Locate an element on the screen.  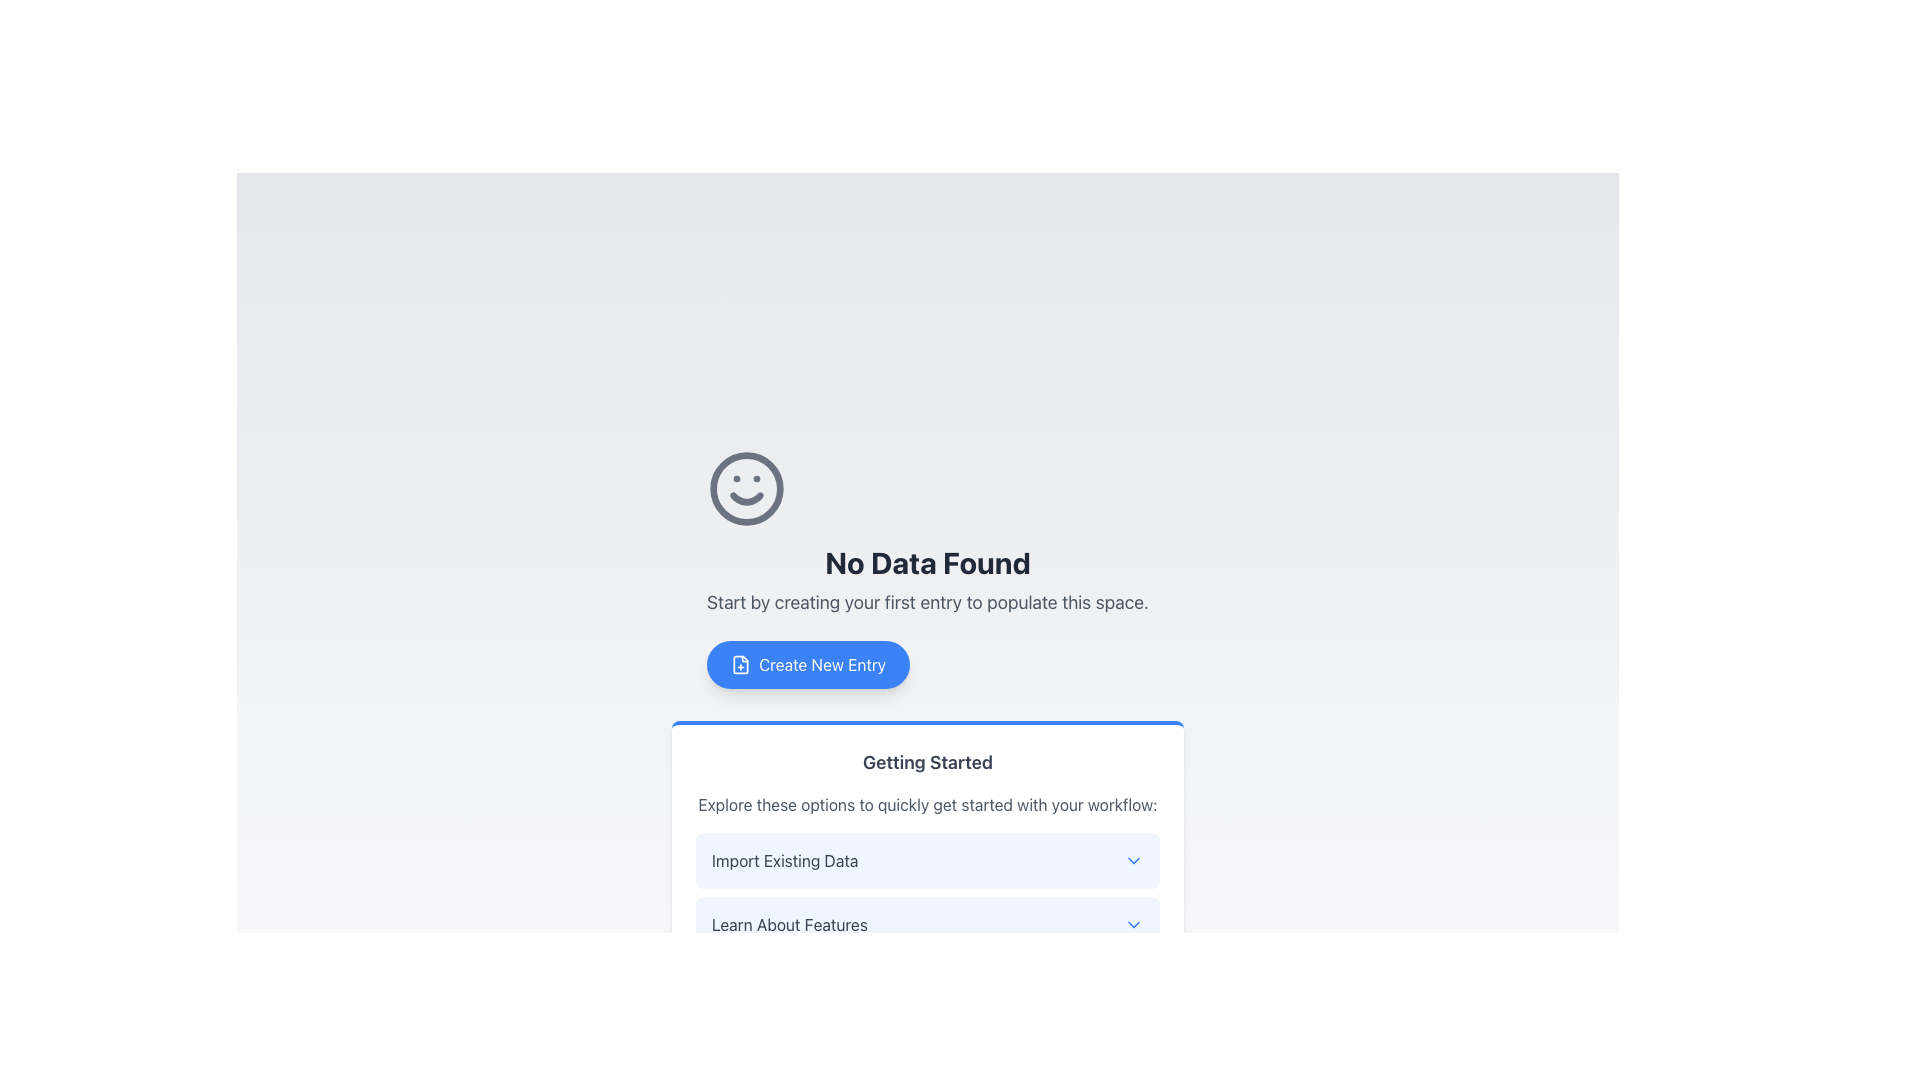
the informational text element located in the 'Getting Started' section, positioned below the title 'Getting Started' is located at coordinates (926, 804).